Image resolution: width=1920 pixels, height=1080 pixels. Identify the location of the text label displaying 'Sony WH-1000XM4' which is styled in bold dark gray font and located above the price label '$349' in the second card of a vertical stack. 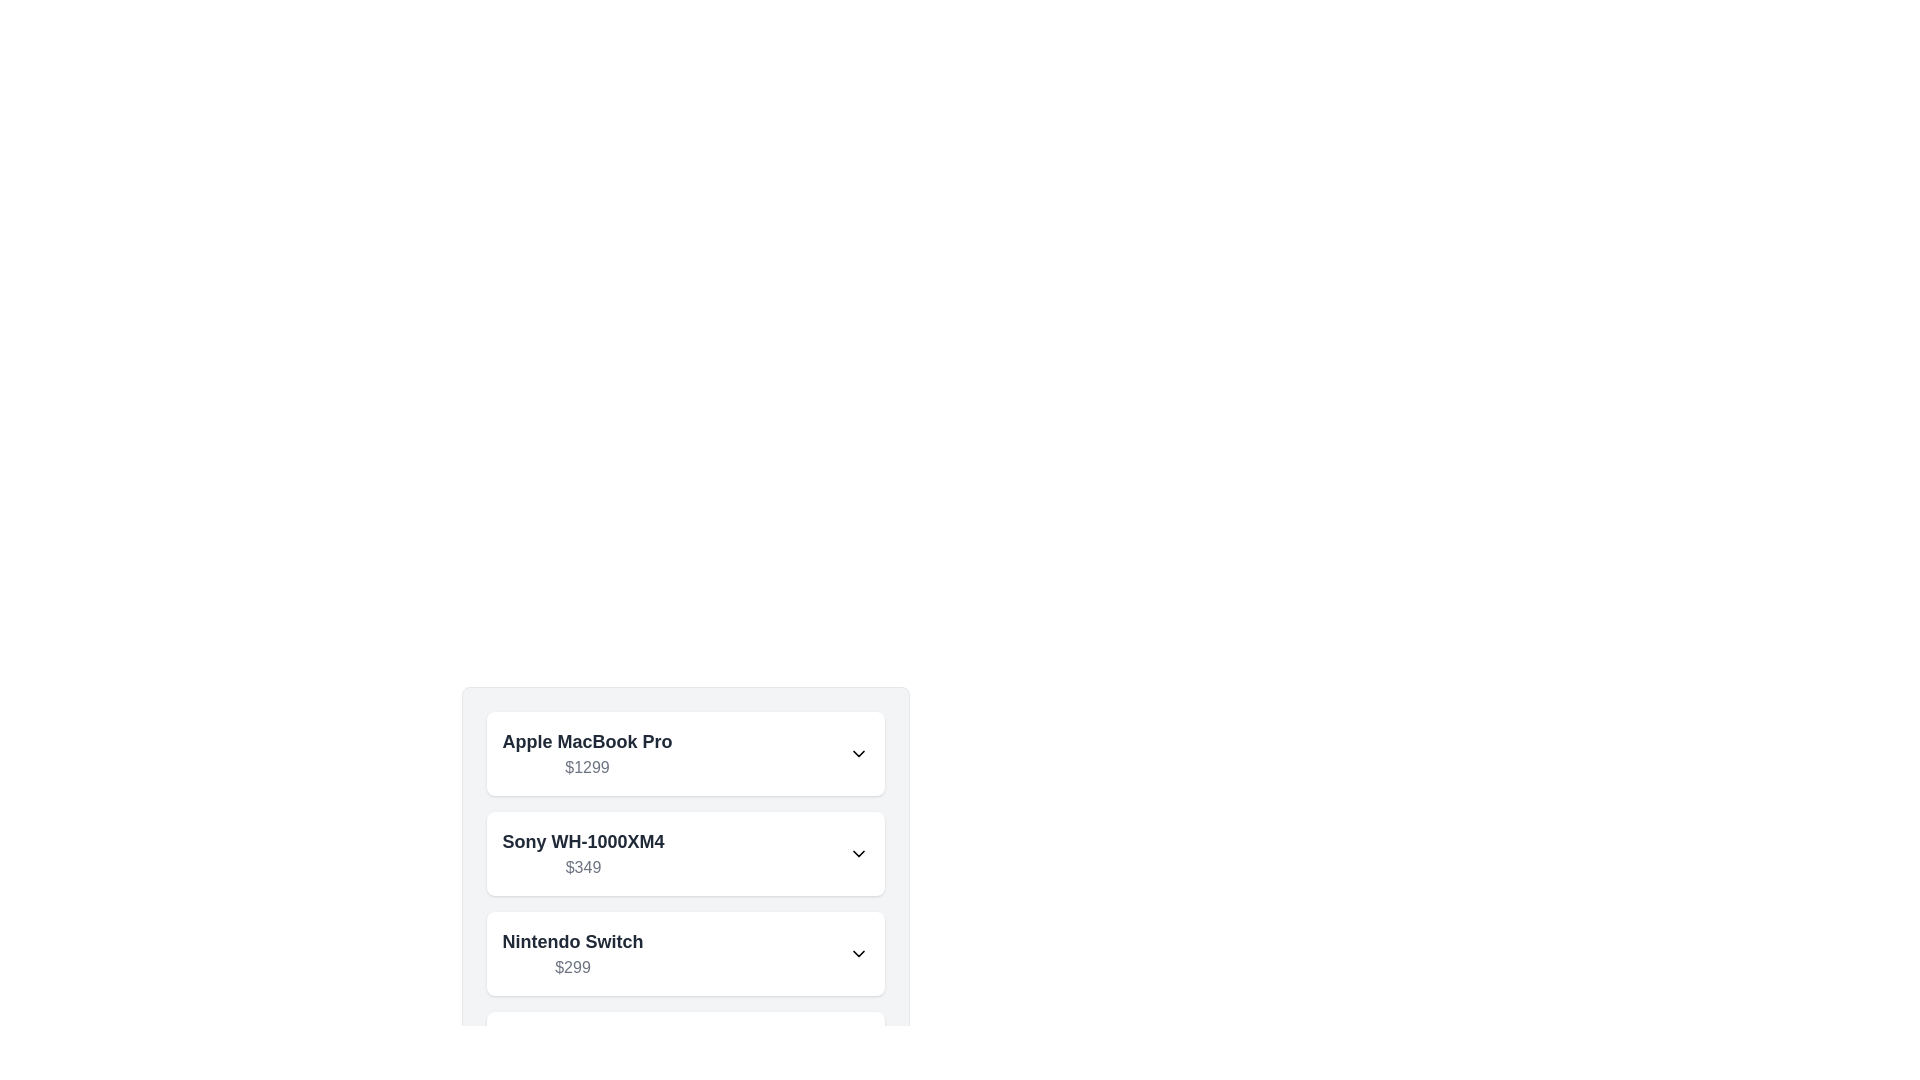
(582, 841).